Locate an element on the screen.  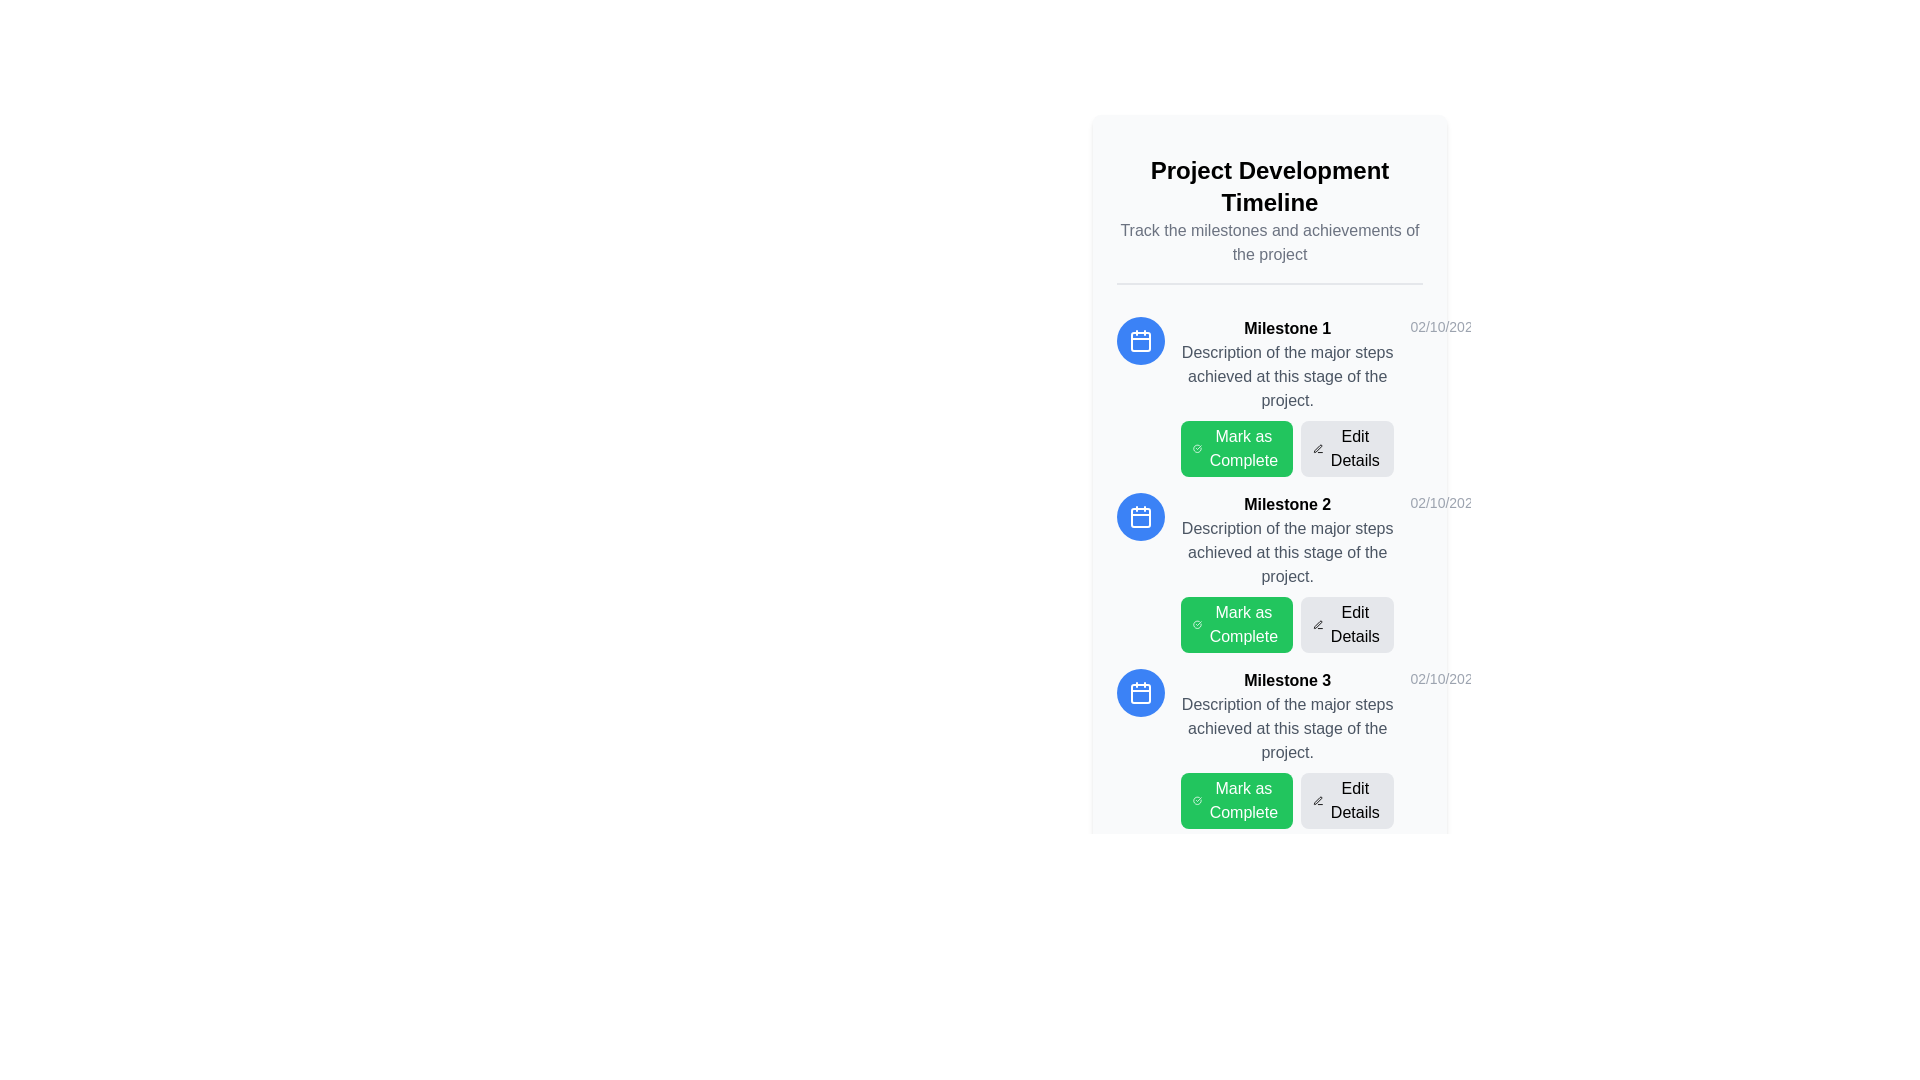
the 'Edit Details' icon located in the milestone row, which visually represents editing capabilities is located at coordinates (1318, 447).